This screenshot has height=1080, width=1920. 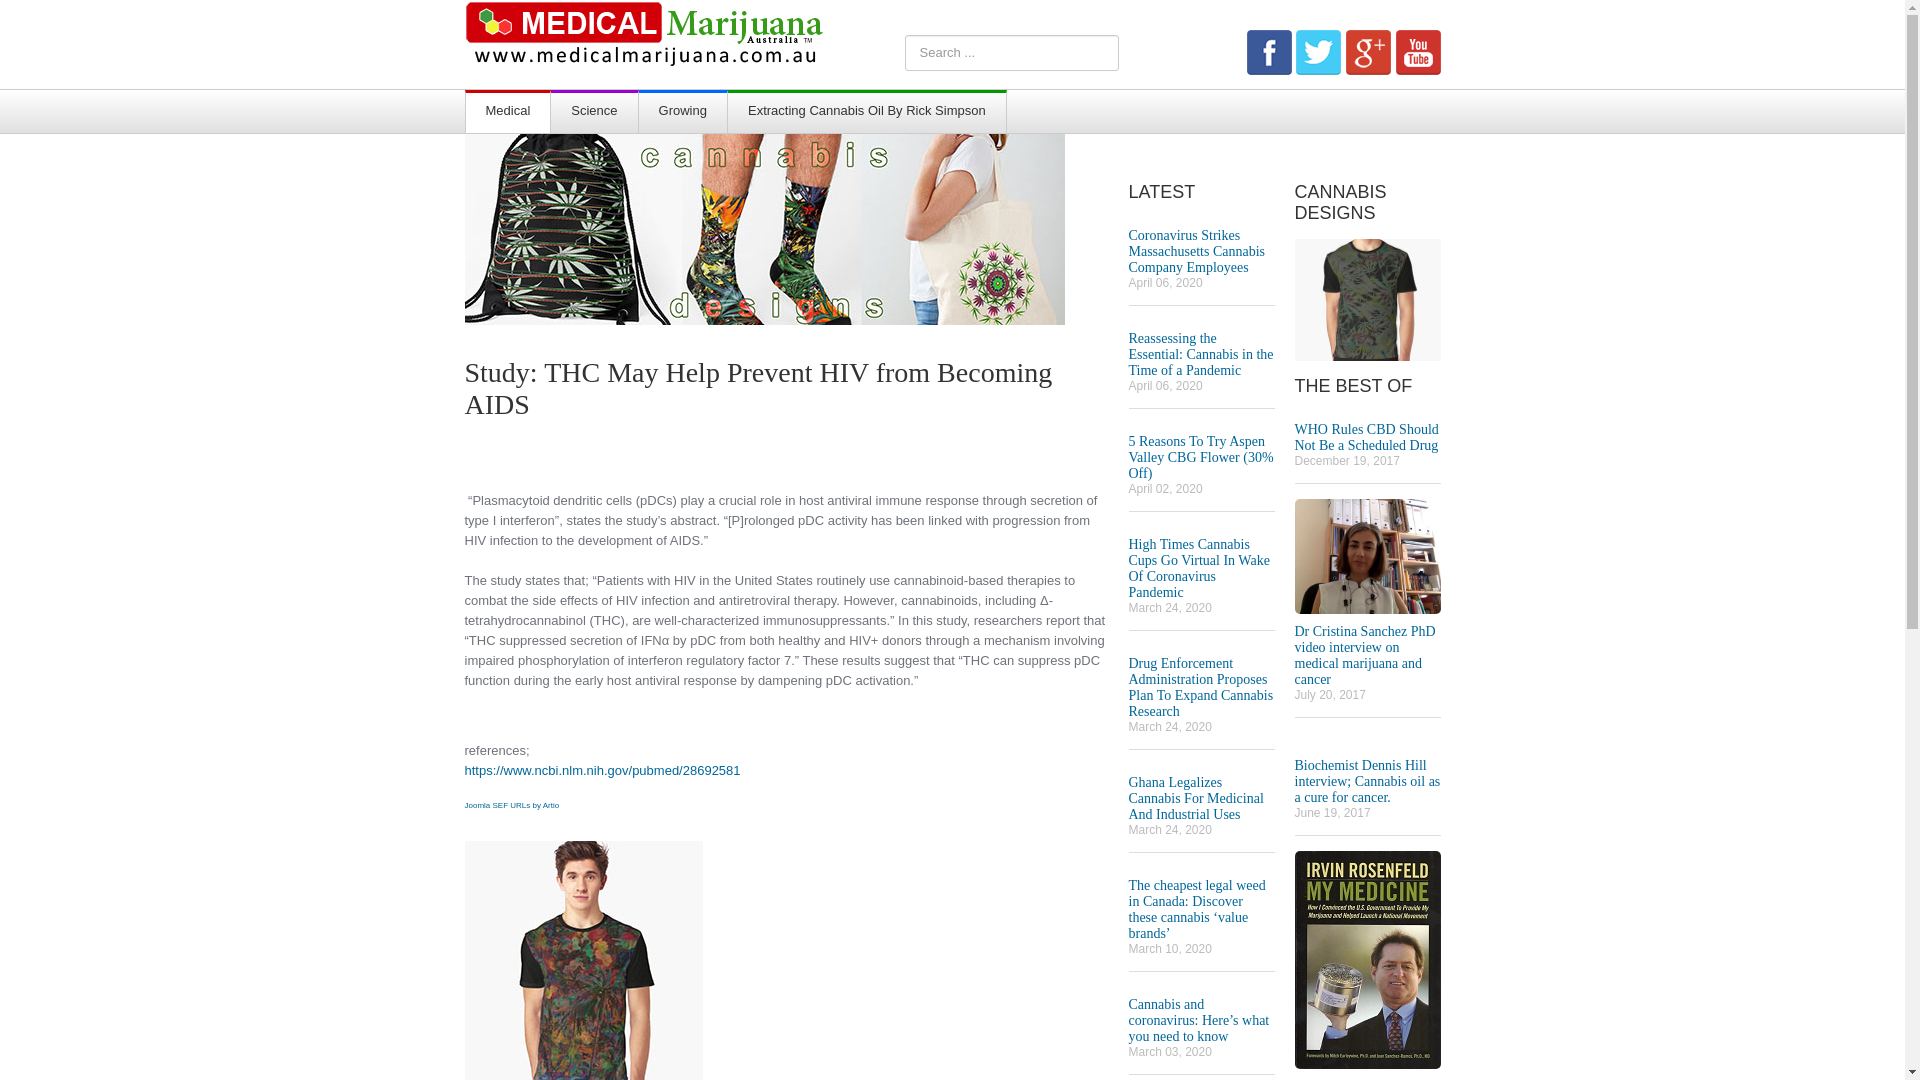 What do you see at coordinates (1294, 436) in the screenshot?
I see `'WHO Rules CBD Should Not Be a Scheduled Drug'` at bounding box center [1294, 436].